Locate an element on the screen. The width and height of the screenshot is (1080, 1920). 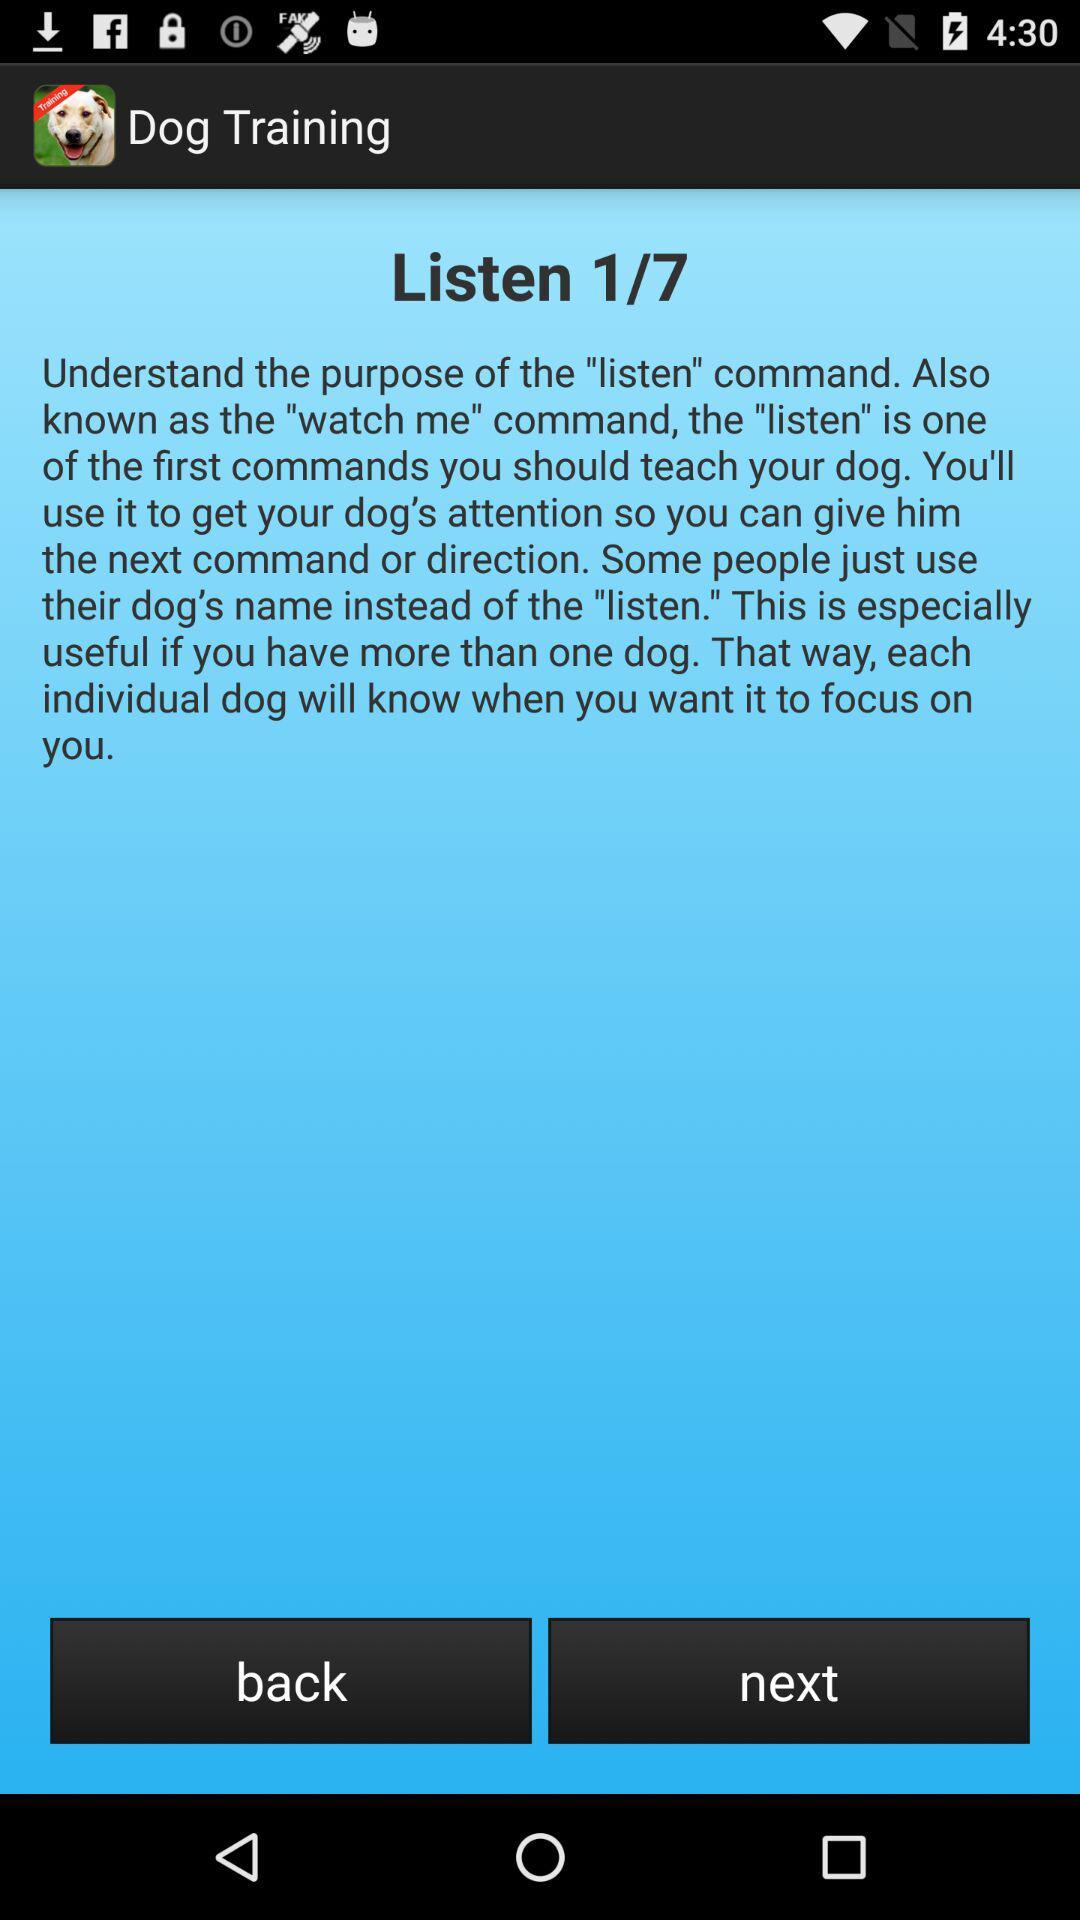
next item is located at coordinates (788, 1680).